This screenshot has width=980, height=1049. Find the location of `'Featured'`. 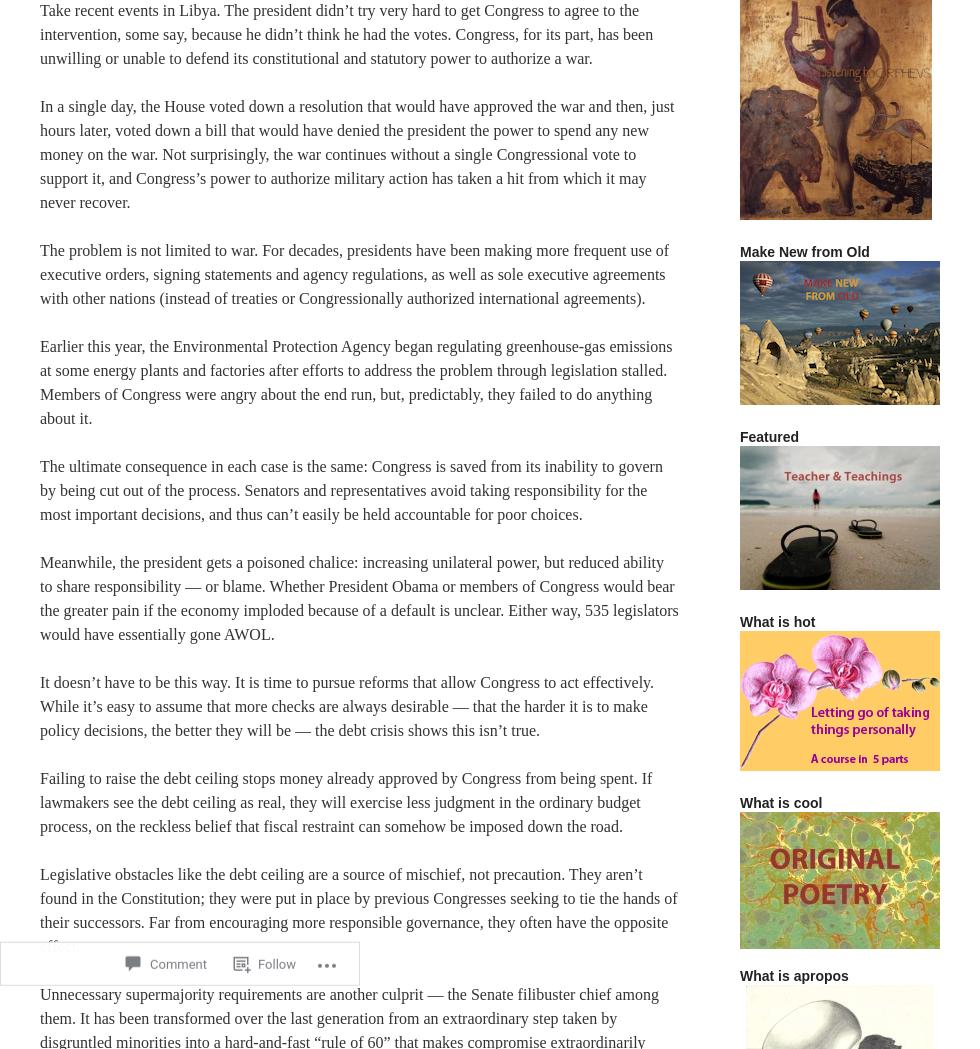

'Featured' is located at coordinates (769, 436).